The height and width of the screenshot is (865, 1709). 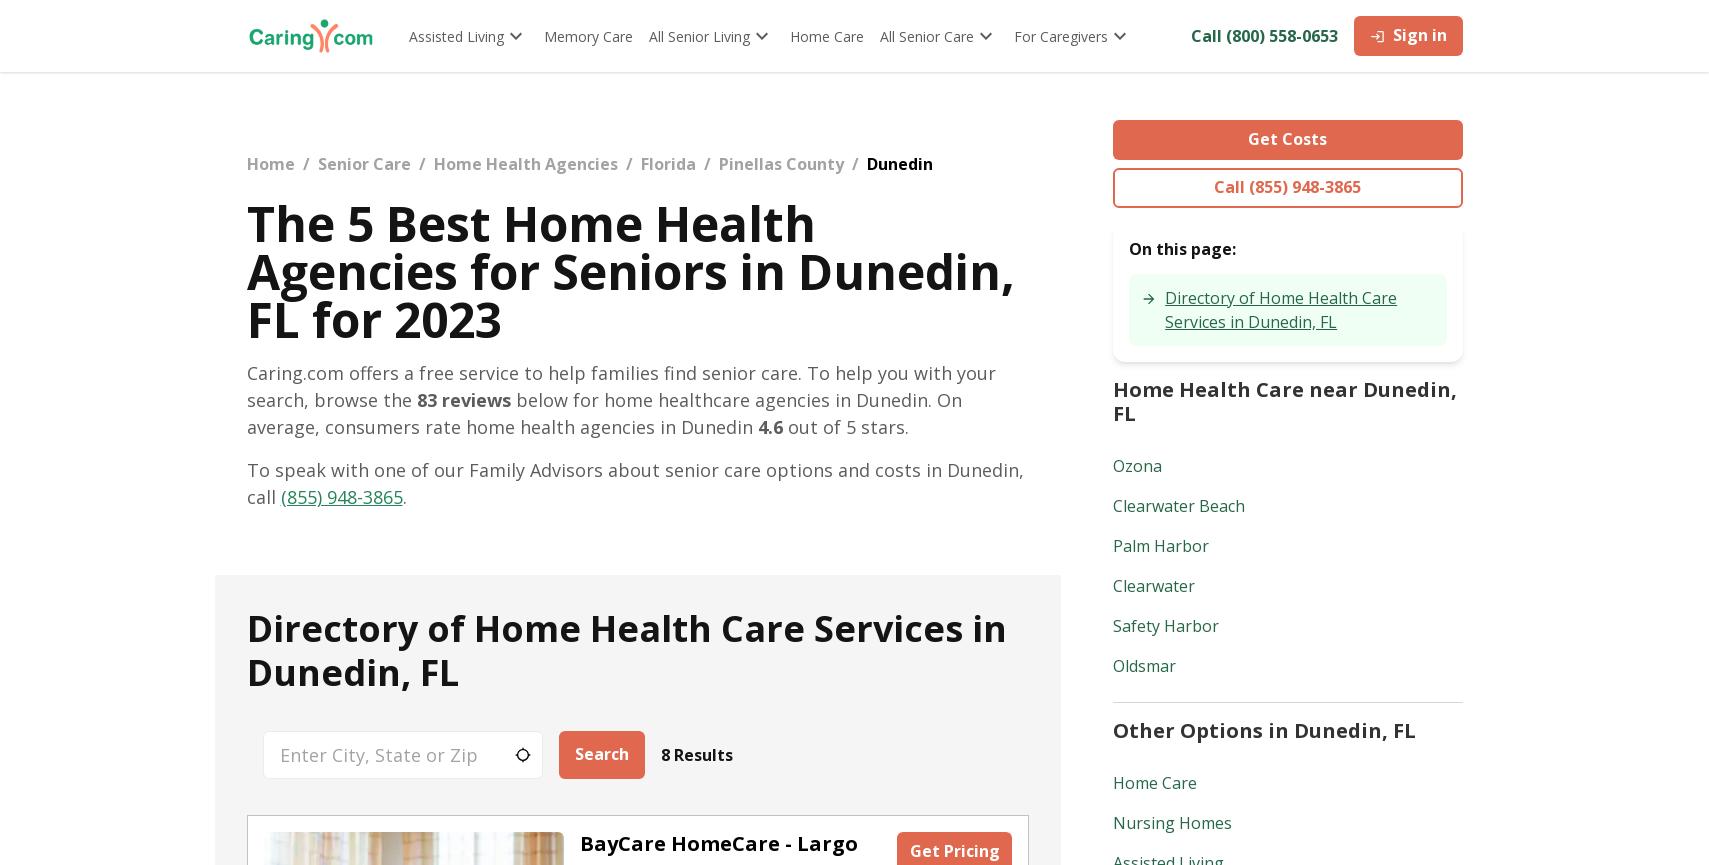 What do you see at coordinates (339, 496) in the screenshot?
I see `'(855) 948-3865'` at bounding box center [339, 496].